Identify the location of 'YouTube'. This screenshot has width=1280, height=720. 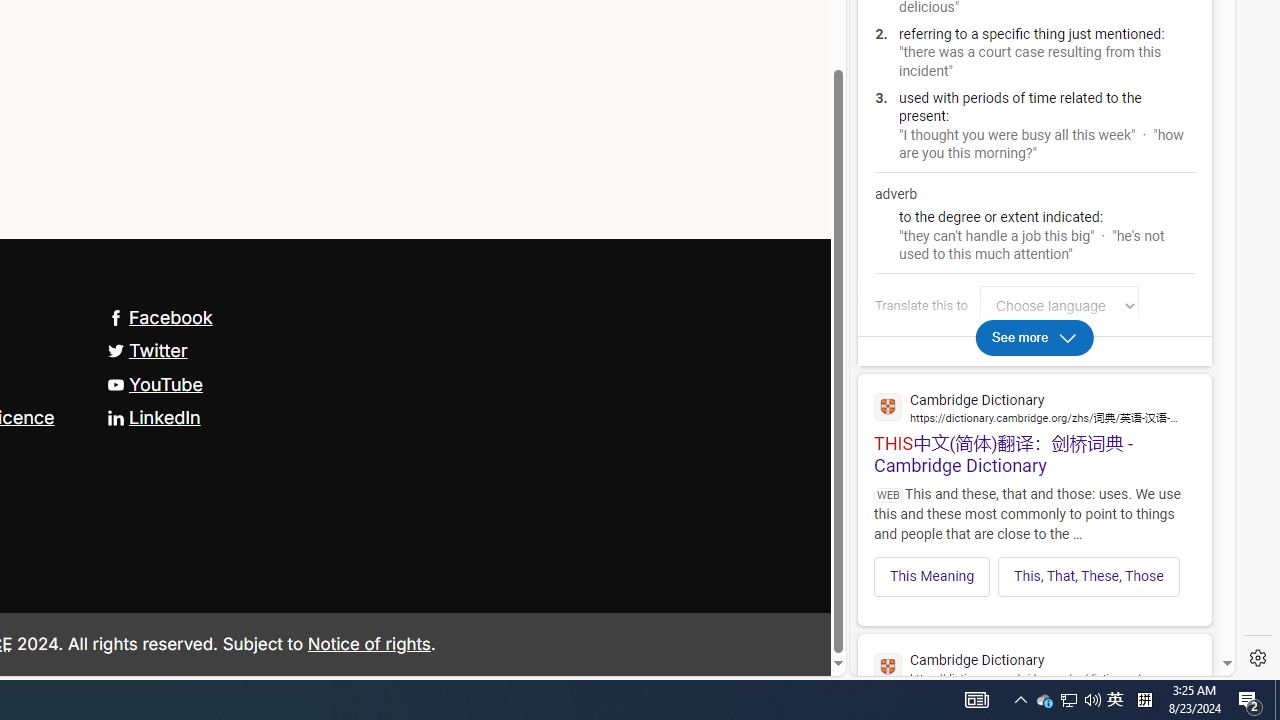
(153, 384).